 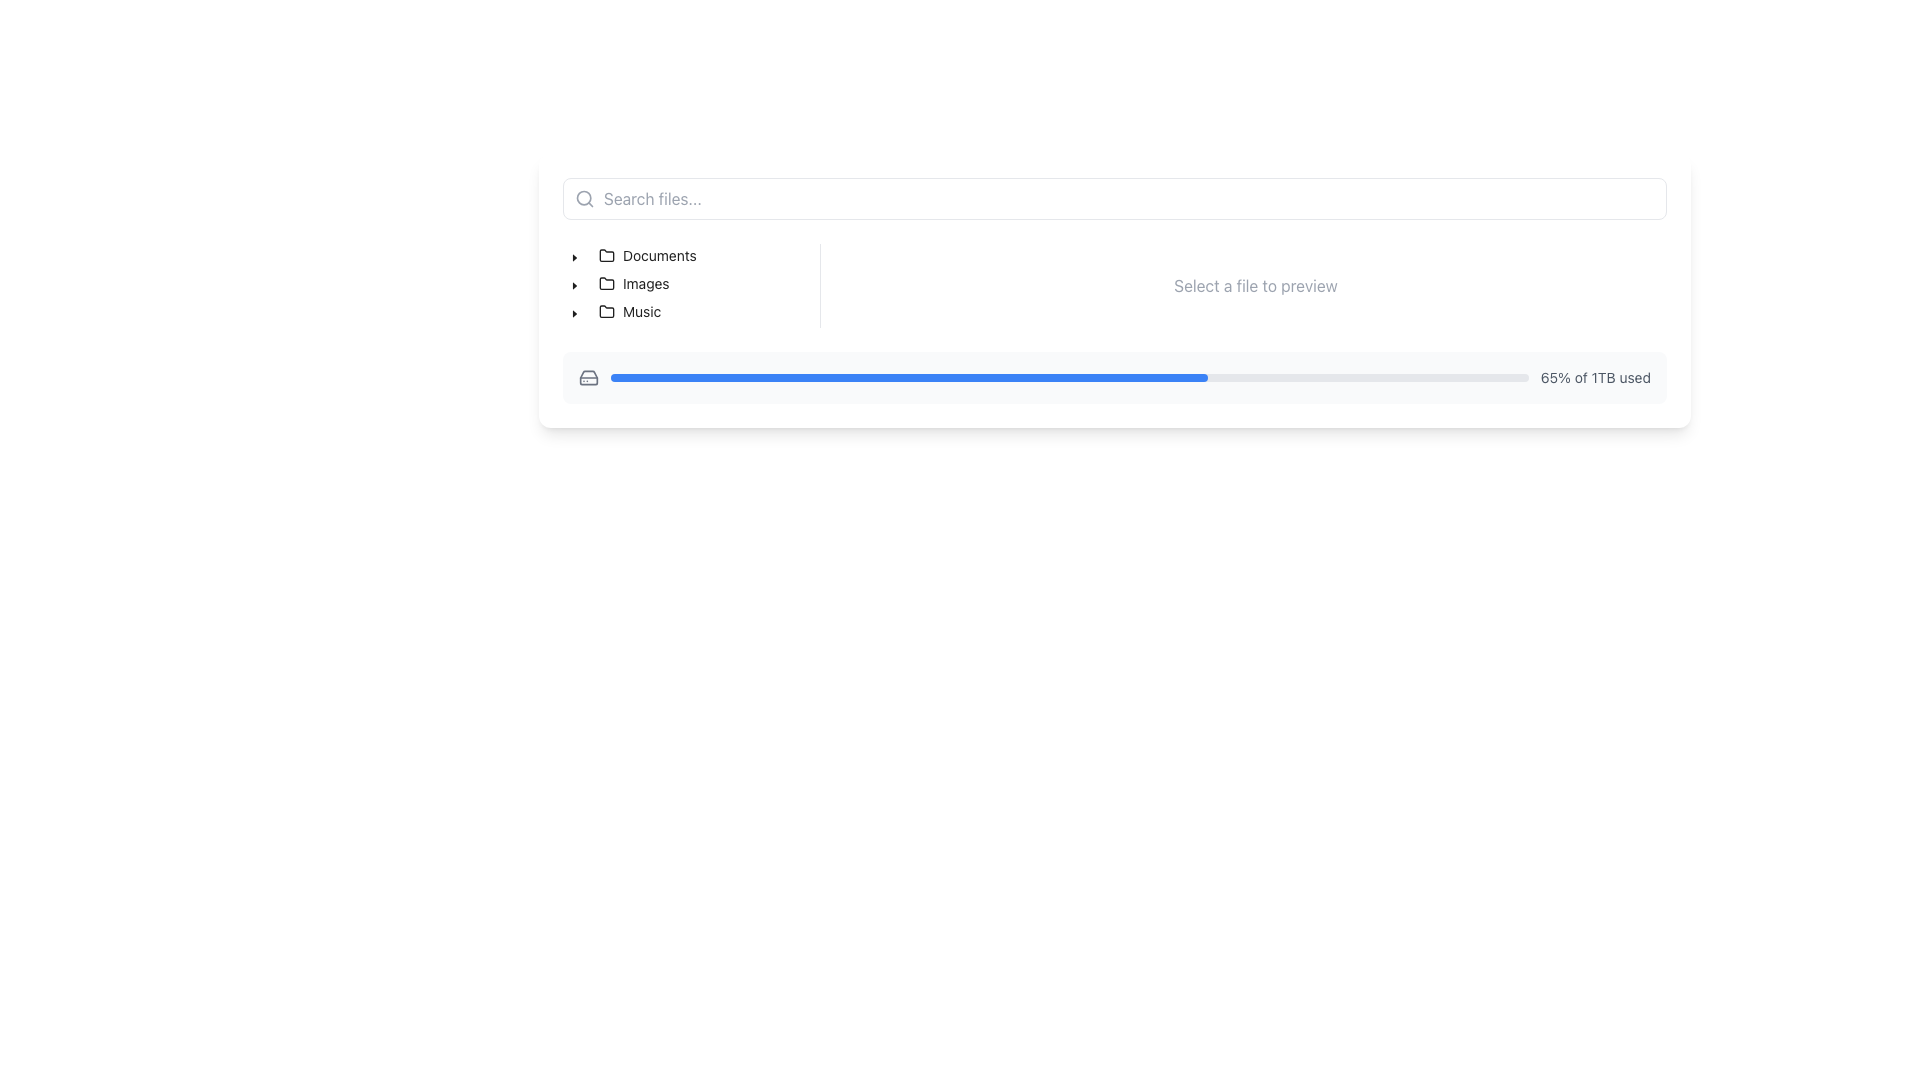 What do you see at coordinates (574, 284) in the screenshot?
I see `the collapsible toggle button with a rightward-facing arrow located to the left of the 'Images' folder in the file navigator` at bounding box center [574, 284].